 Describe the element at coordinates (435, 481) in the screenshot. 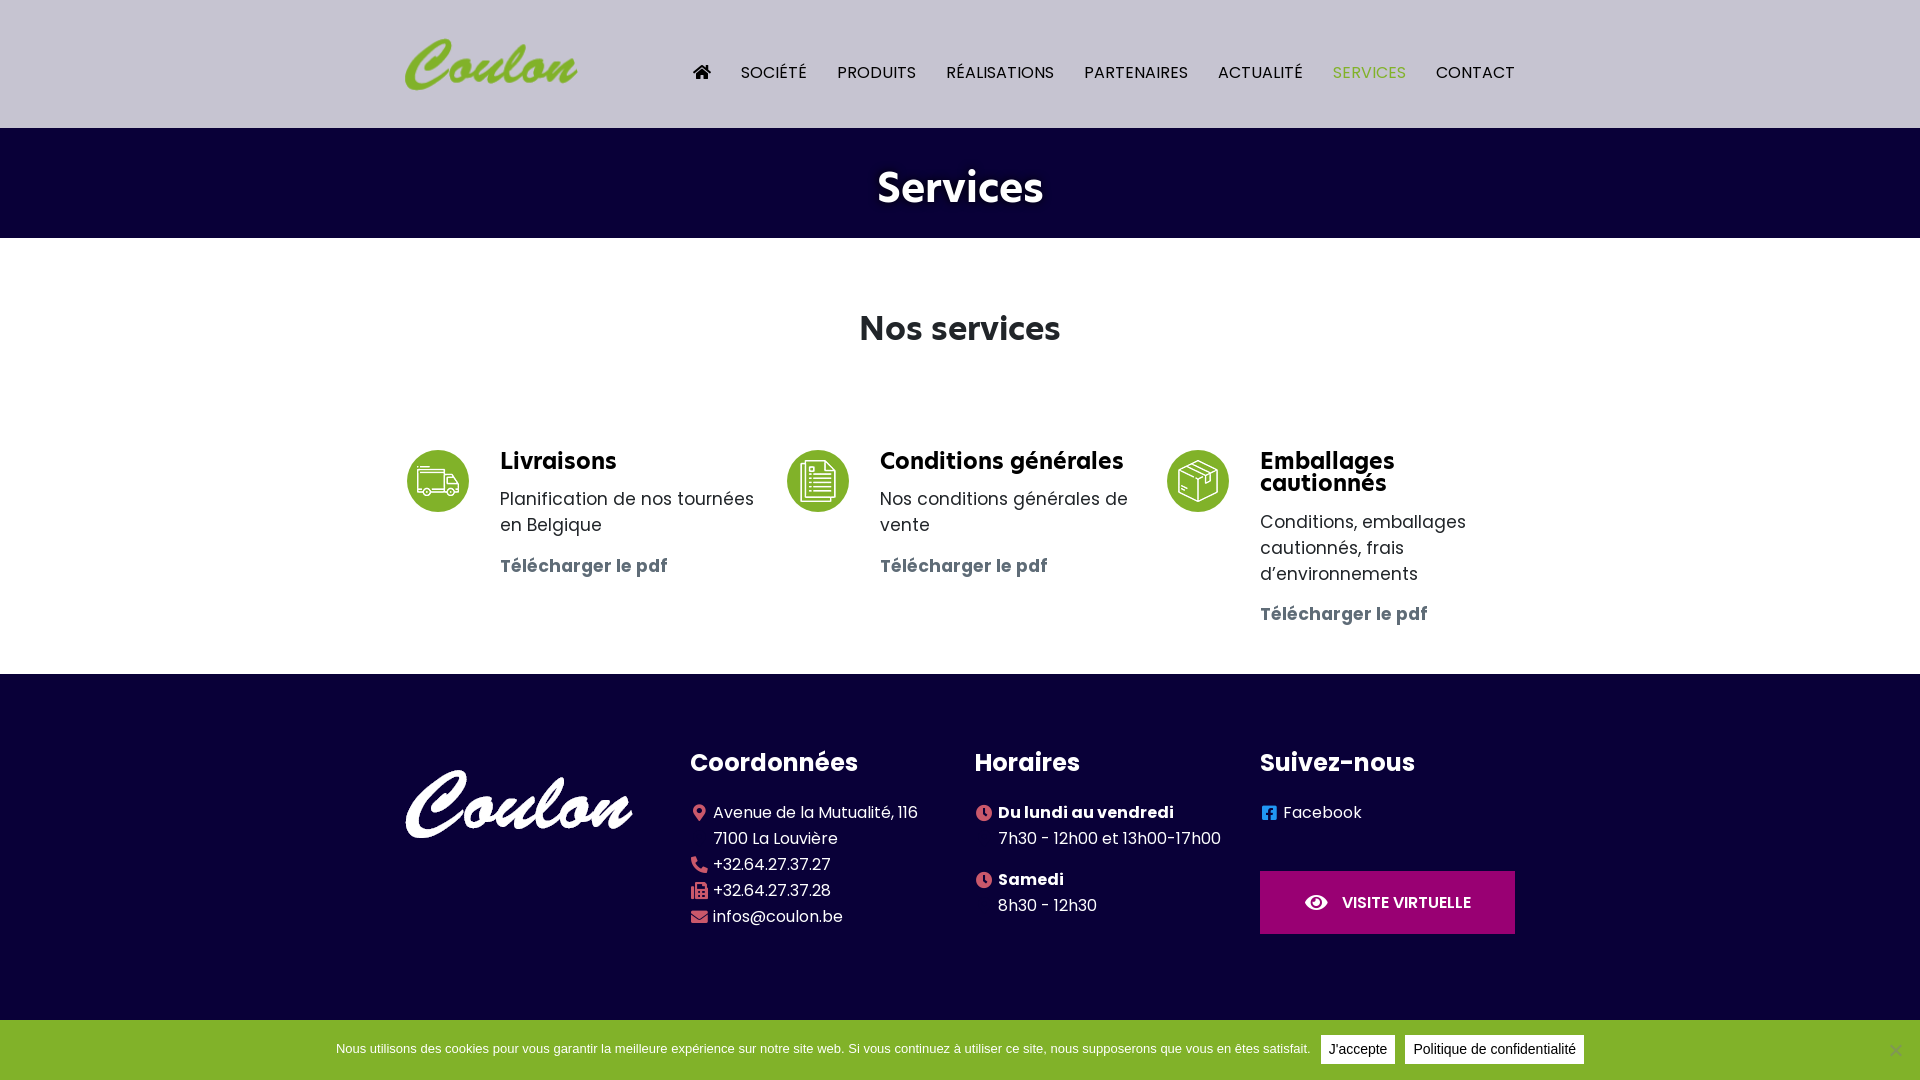

I see `'truck'` at that location.